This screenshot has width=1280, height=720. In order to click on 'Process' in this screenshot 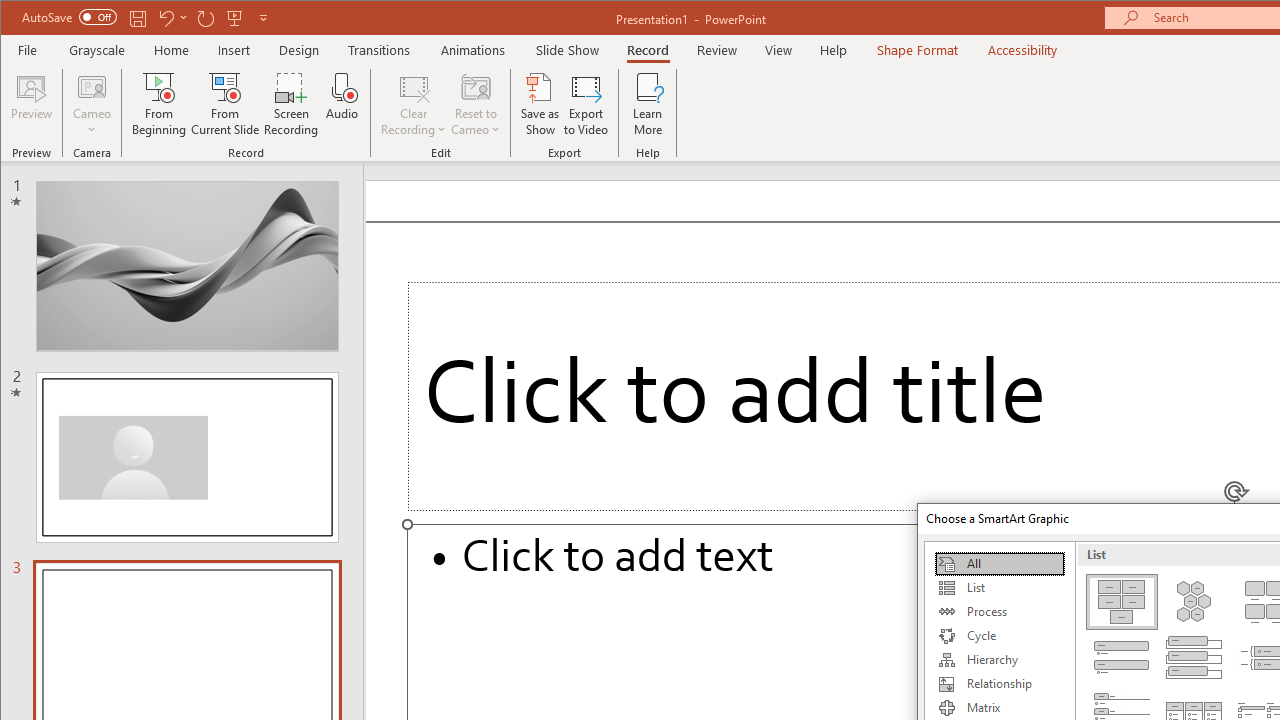, I will do `click(999, 611)`.